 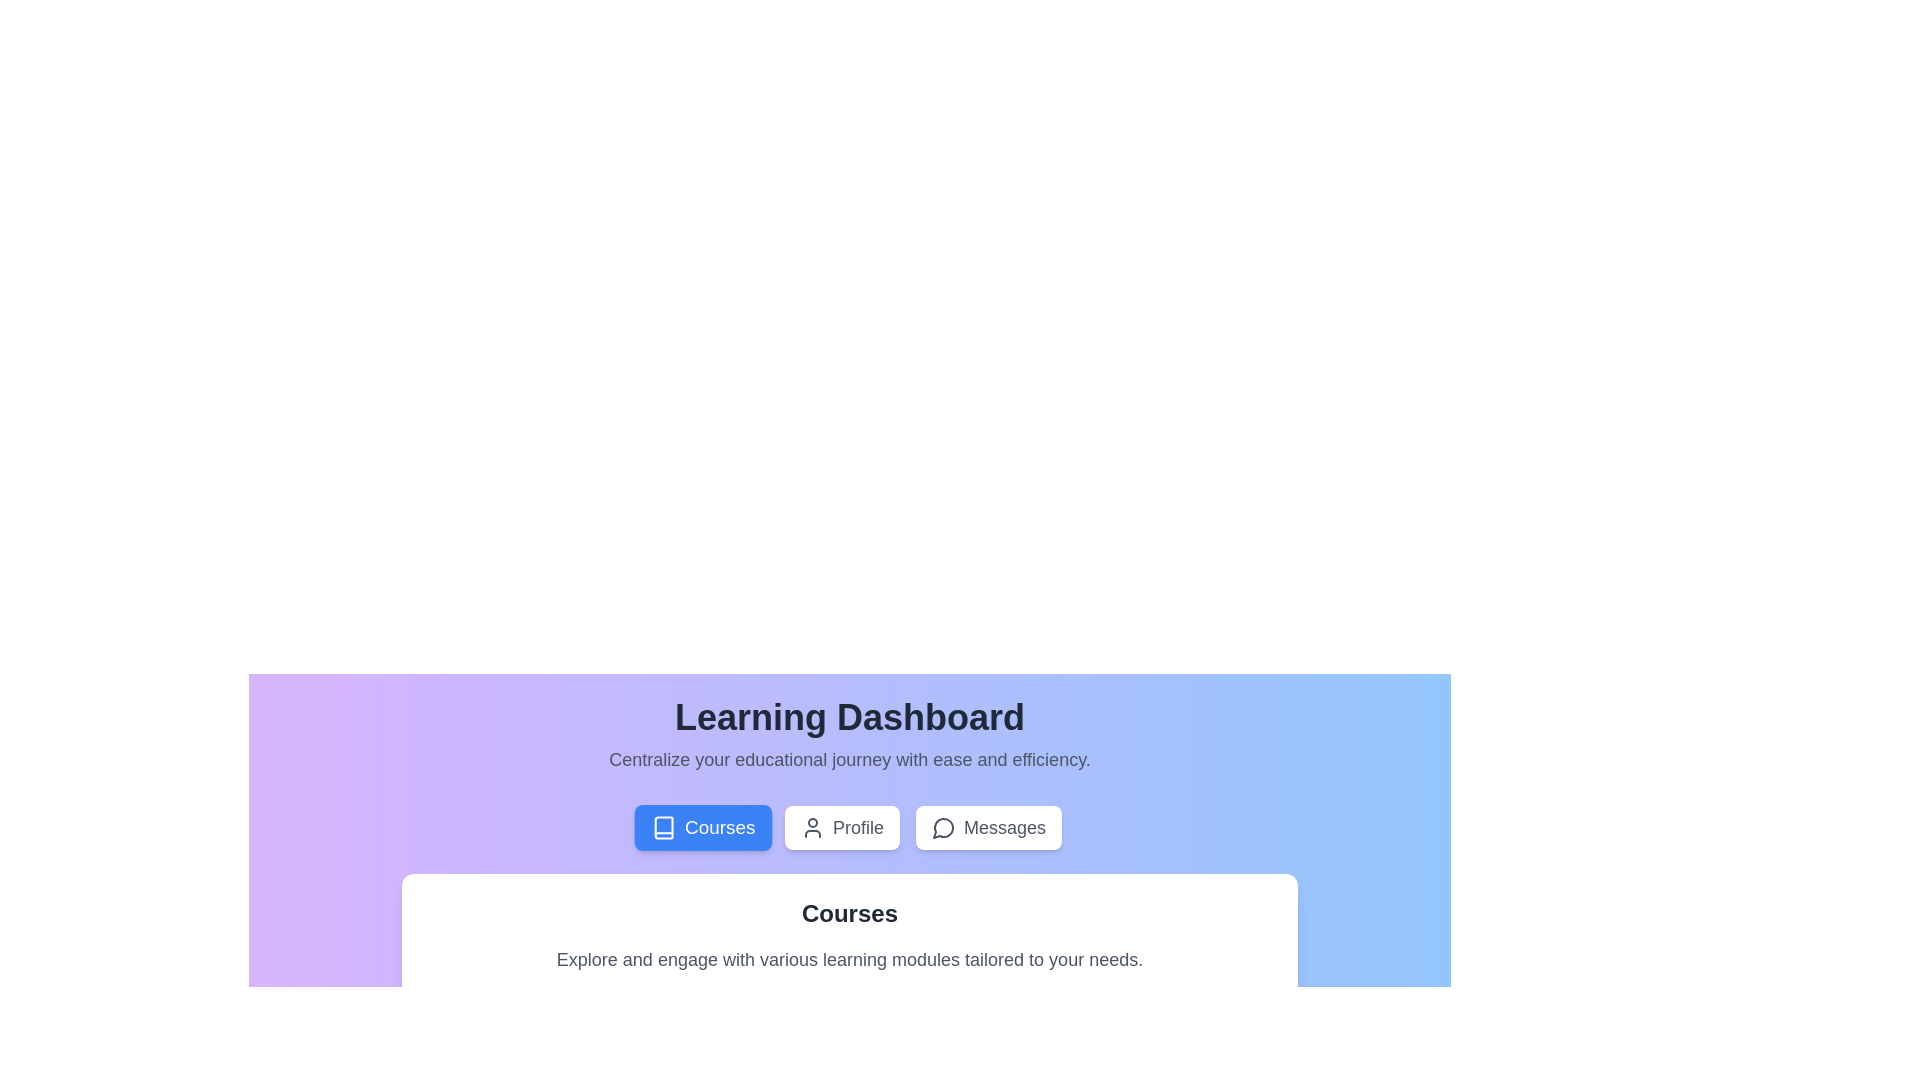 What do you see at coordinates (703, 828) in the screenshot?
I see `the Courses tab button to observe the hover effect` at bounding box center [703, 828].